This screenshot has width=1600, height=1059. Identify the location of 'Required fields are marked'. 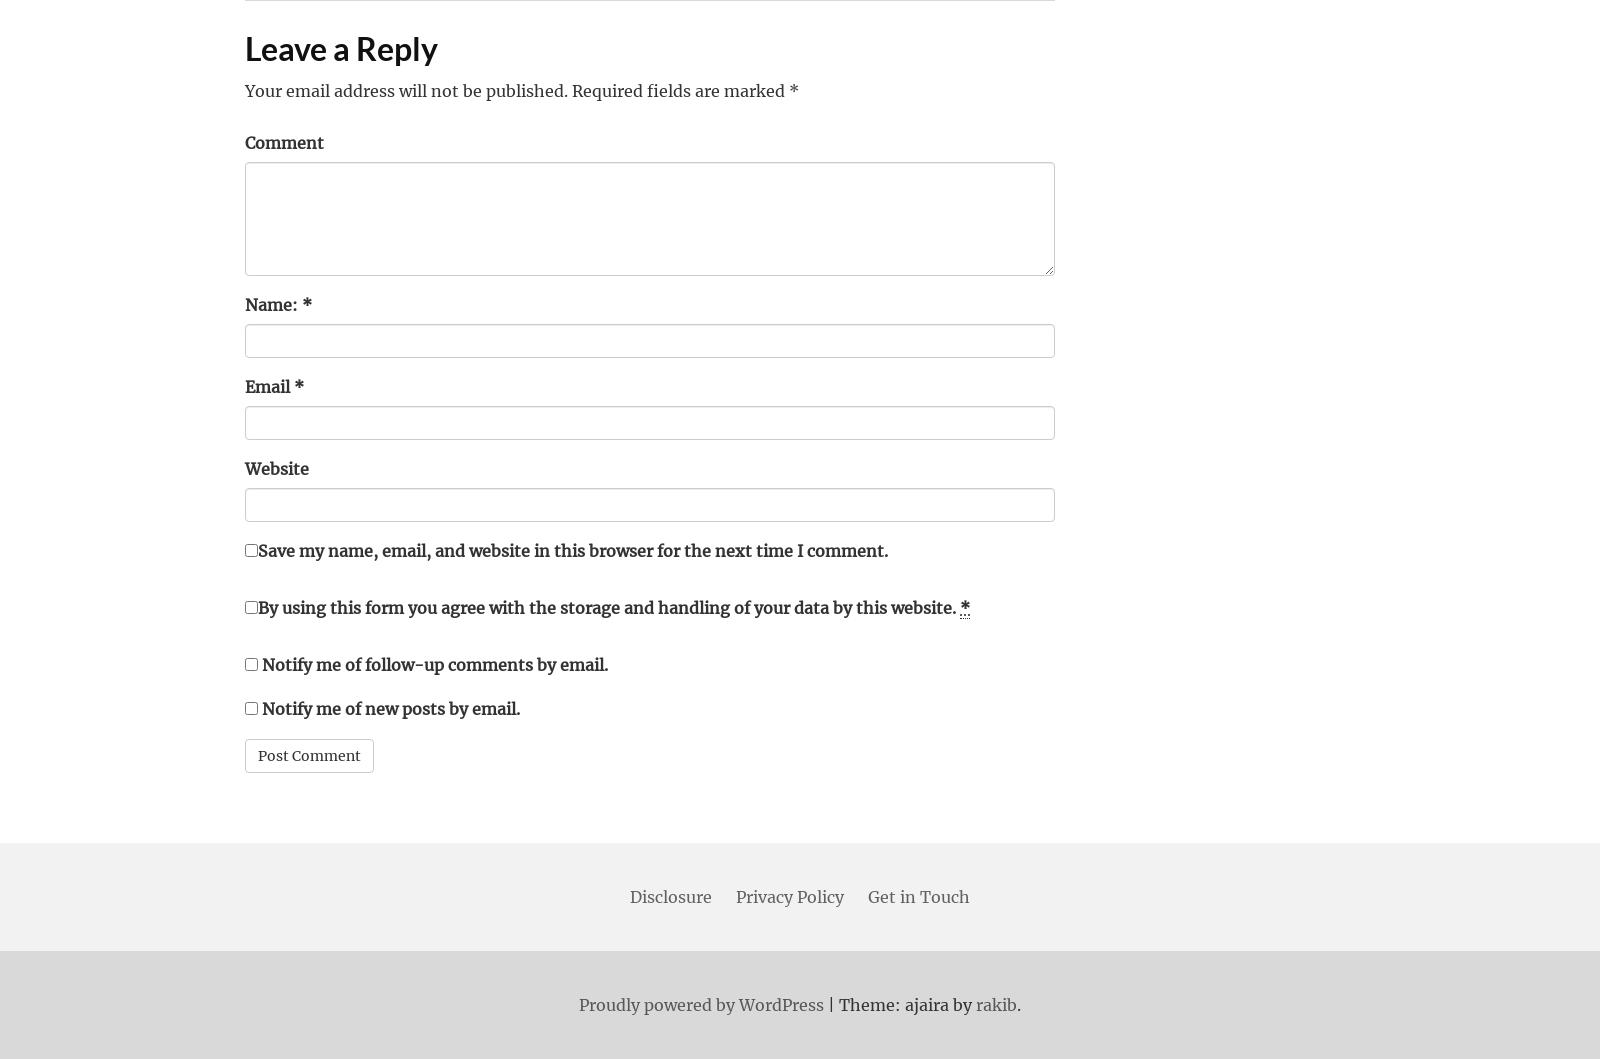
(567, 90).